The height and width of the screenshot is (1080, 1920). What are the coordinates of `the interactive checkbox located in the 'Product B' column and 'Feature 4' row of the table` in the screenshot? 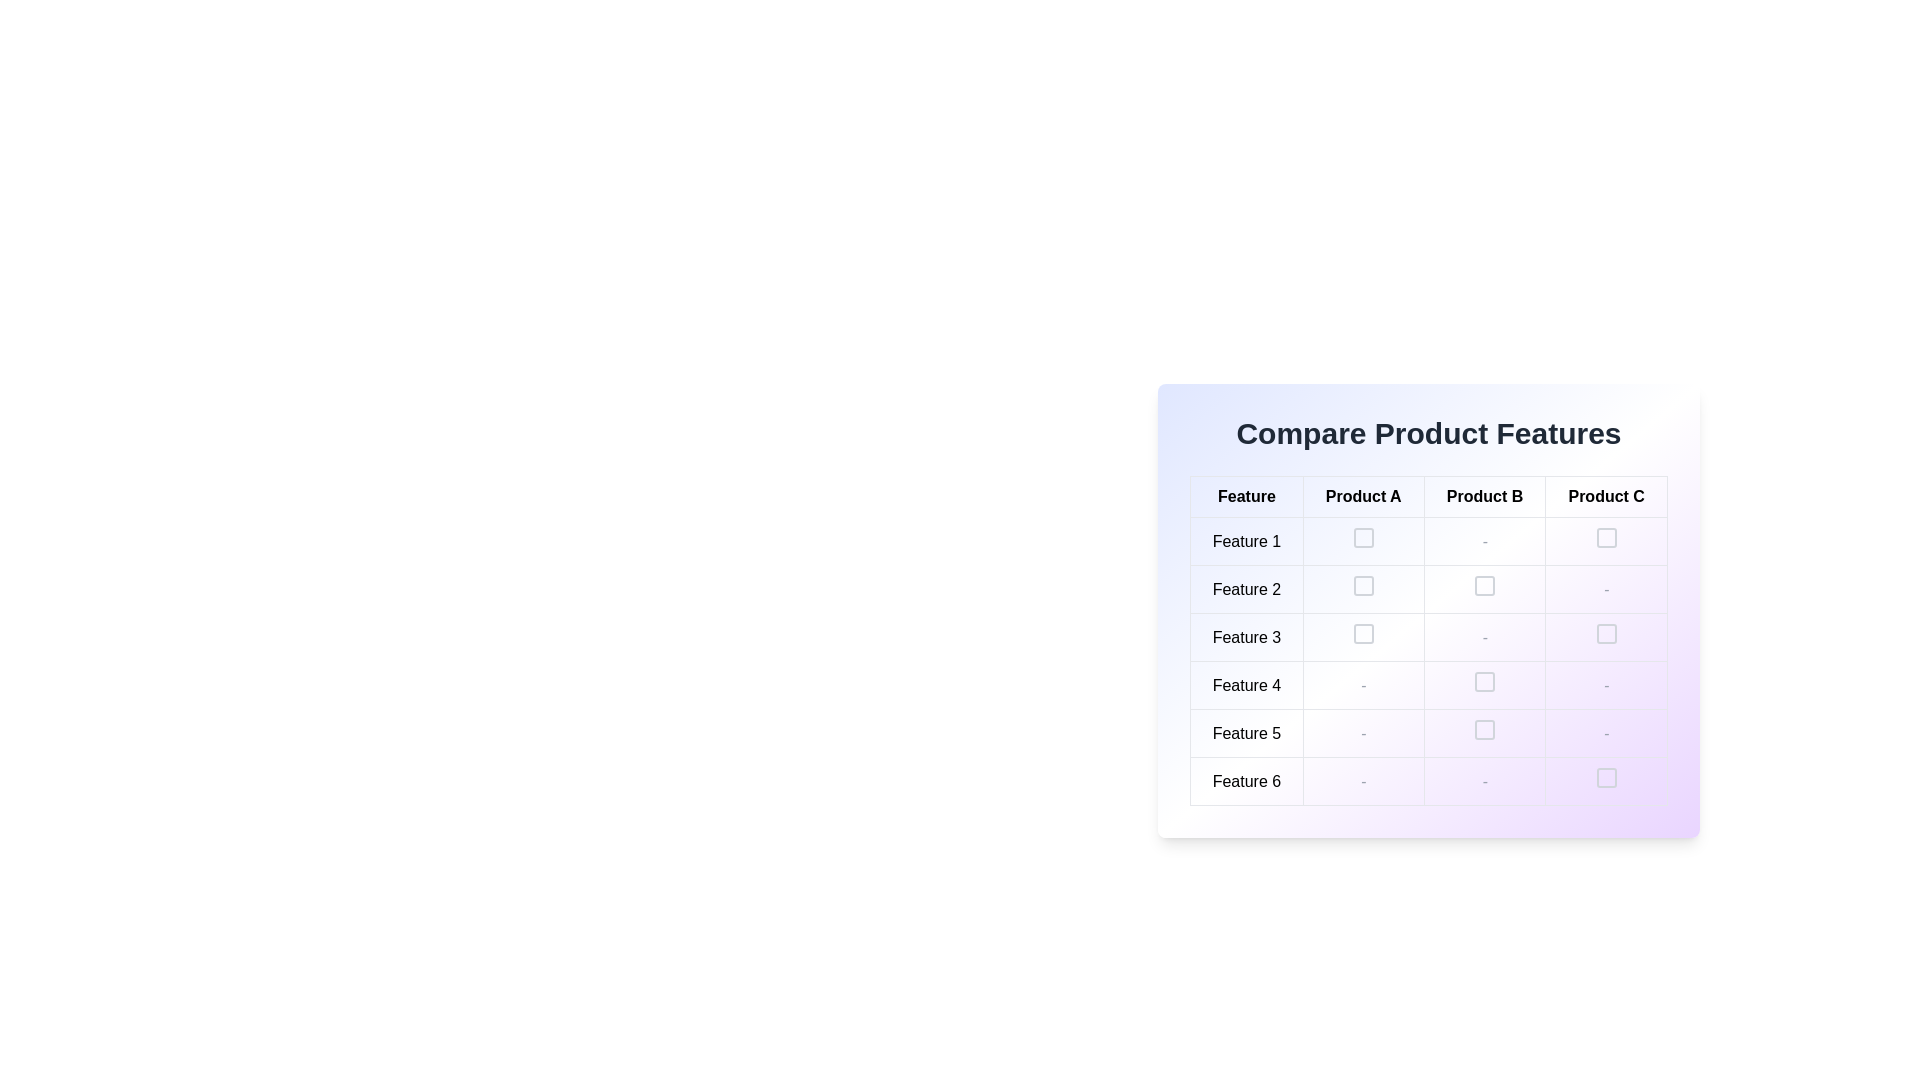 It's located at (1485, 681).